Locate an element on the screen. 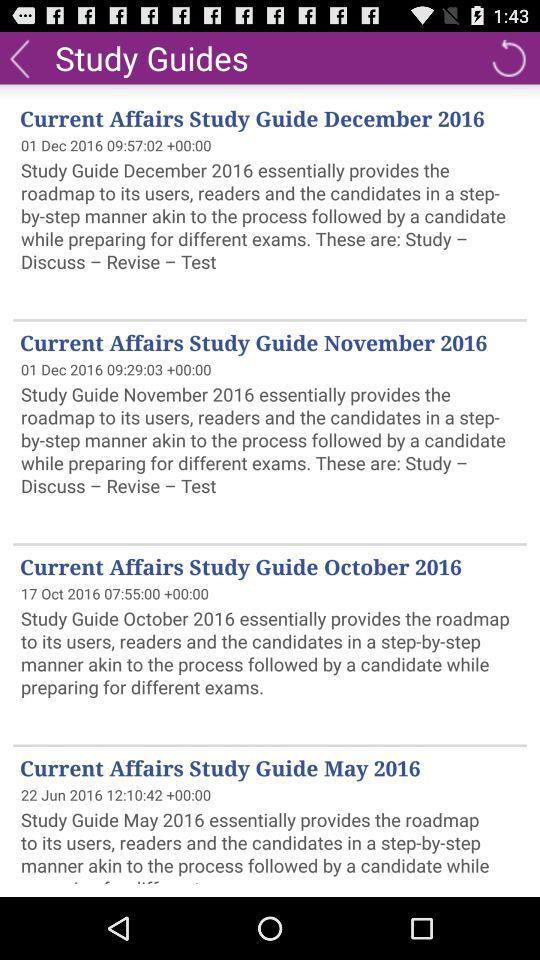  app above current affairs study is located at coordinates (18, 56).